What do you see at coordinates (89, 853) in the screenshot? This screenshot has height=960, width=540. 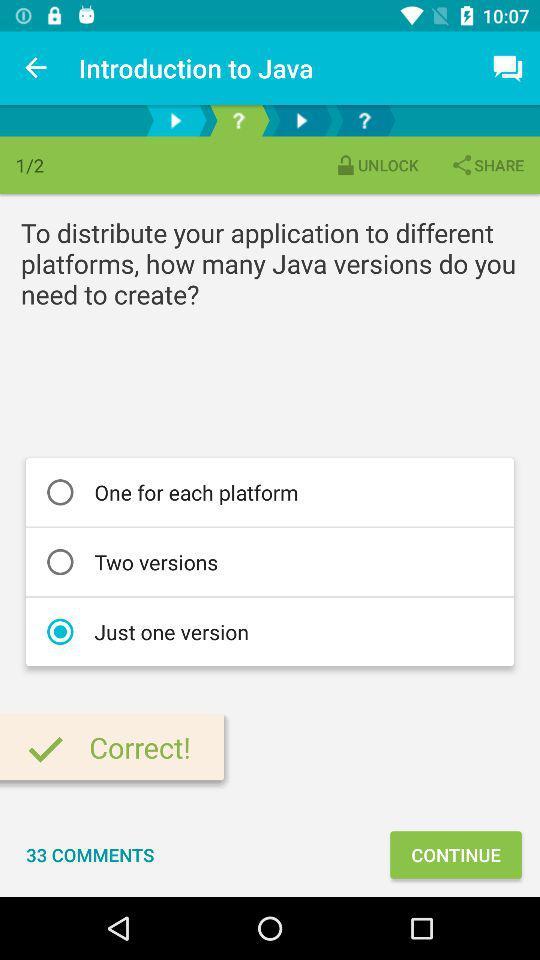 I see `icon to the left of the continue item` at bounding box center [89, 853].